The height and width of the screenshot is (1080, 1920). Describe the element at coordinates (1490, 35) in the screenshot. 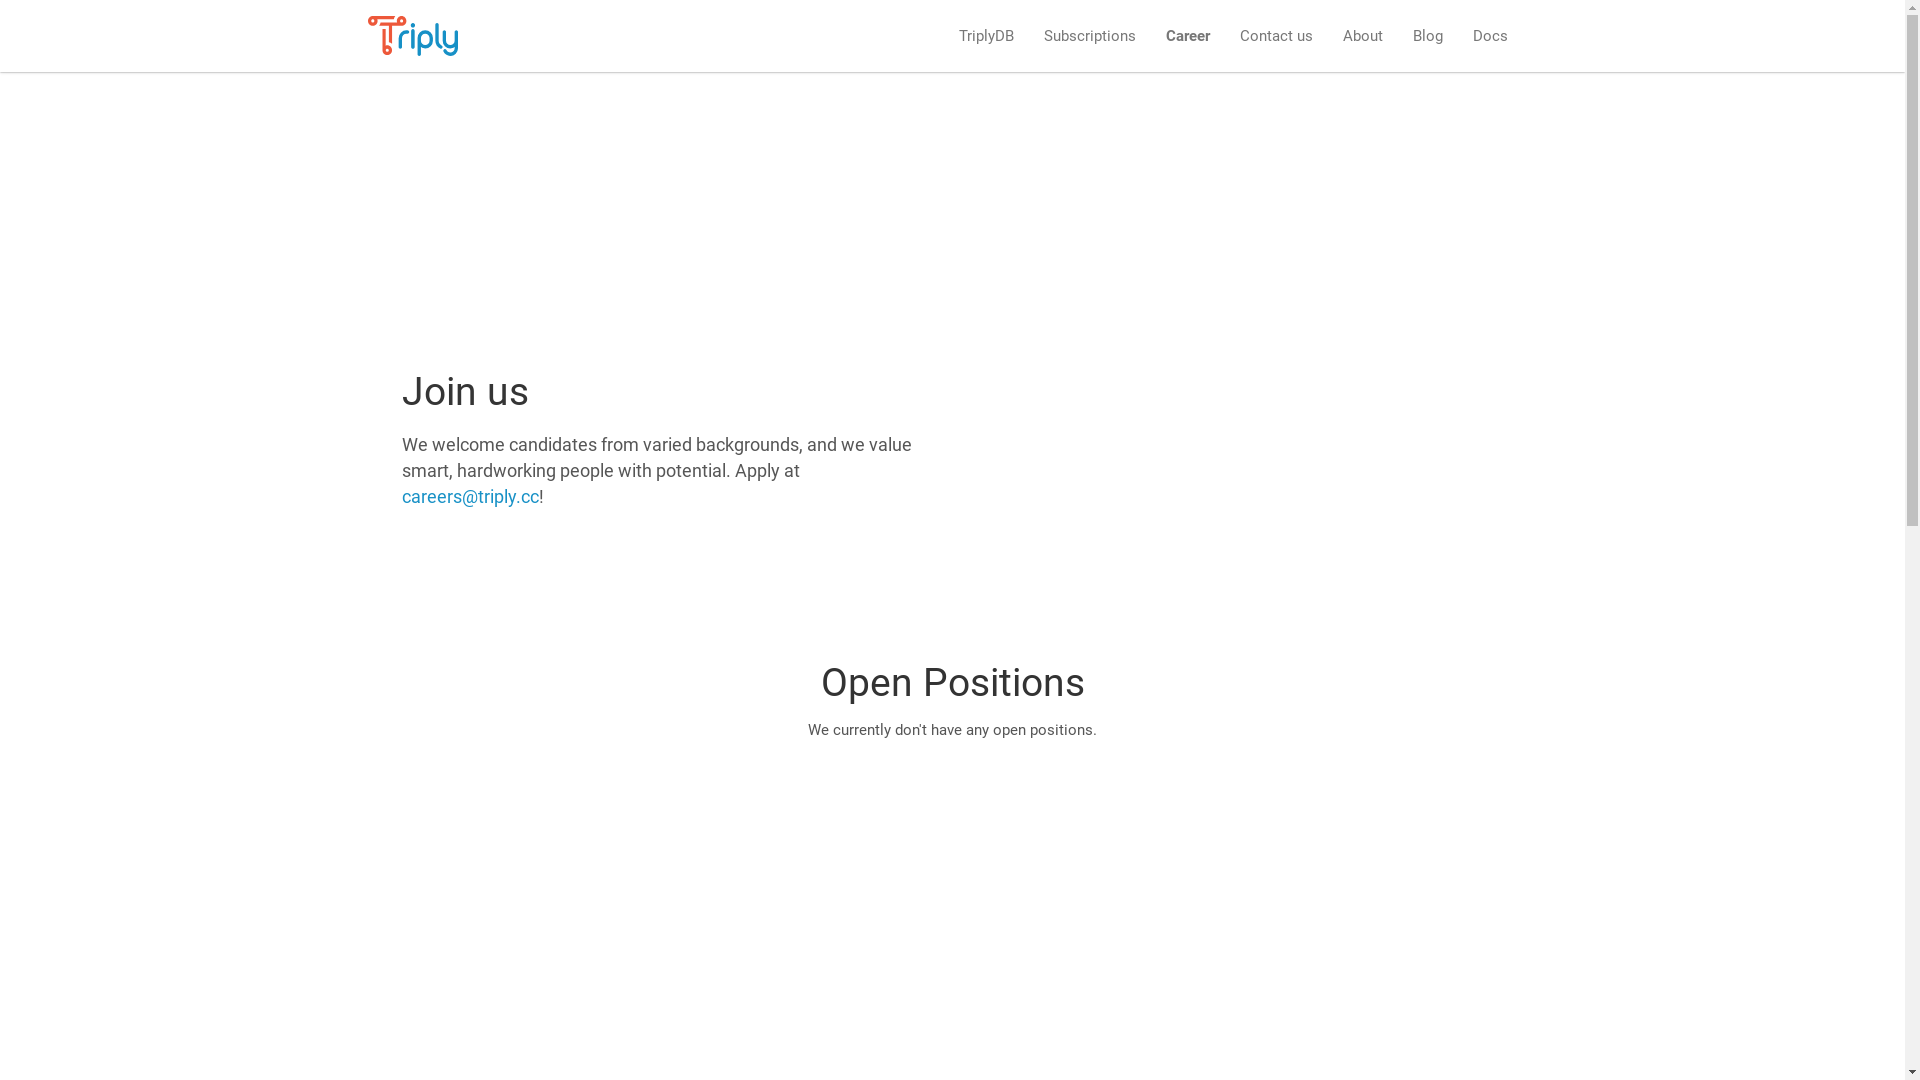

I see `'Docs'` at that location.